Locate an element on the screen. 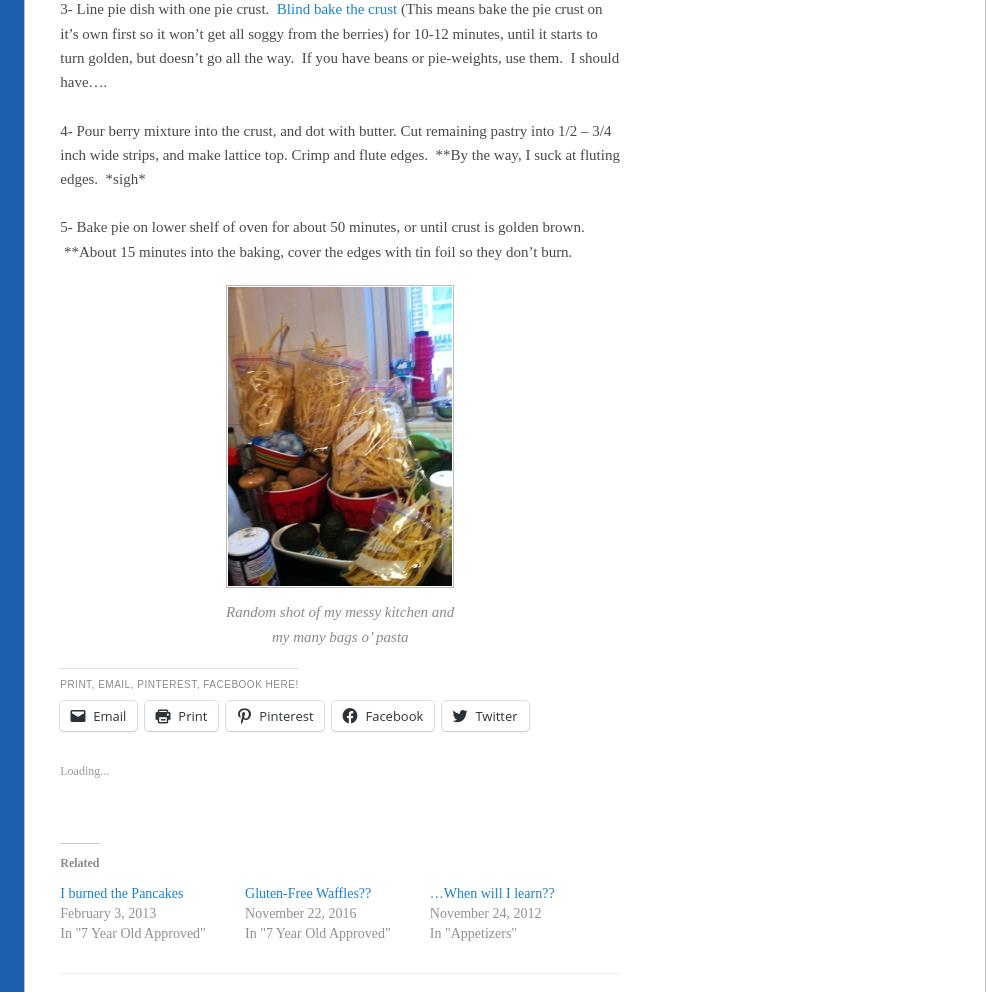 This screenshot has width=986, height=992. '3- Line pie dish with one pie crust.' is located at coordinates (167, 8).